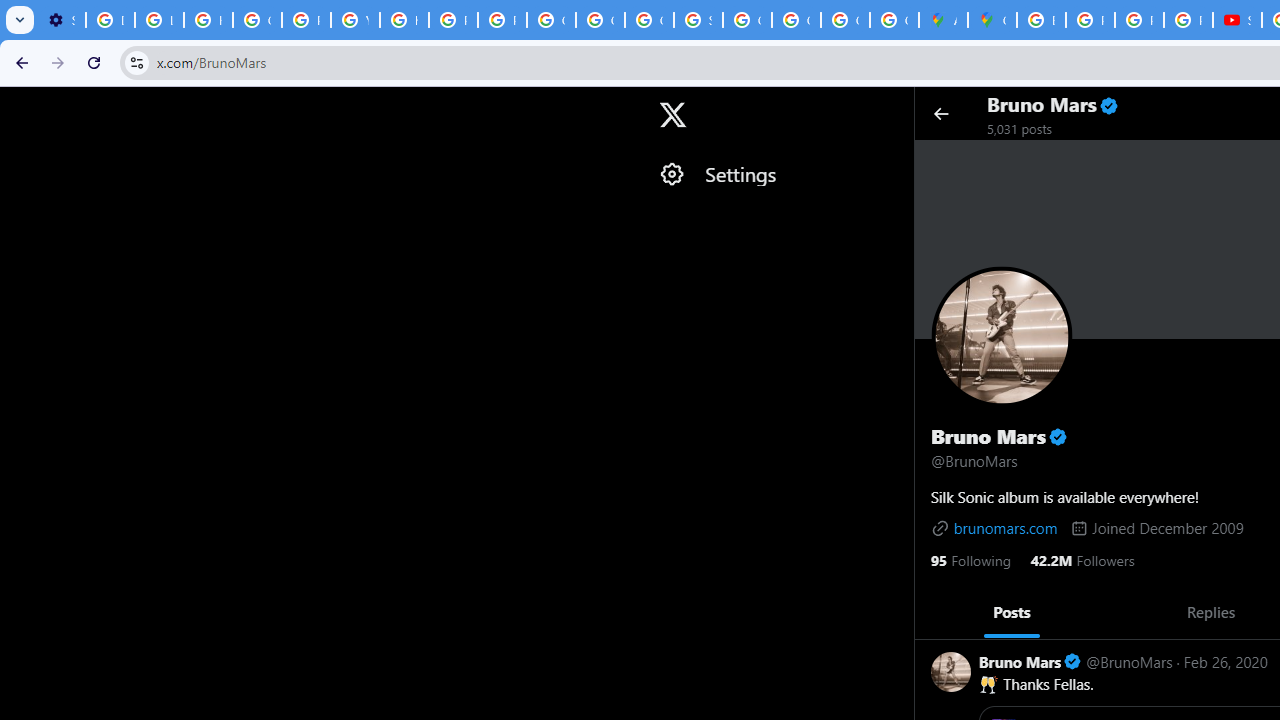 The height and width of the screenshot is (720, 1280). Describe the element at coordinates (672, 115) in the screenshot. I see `'X'` at that location.